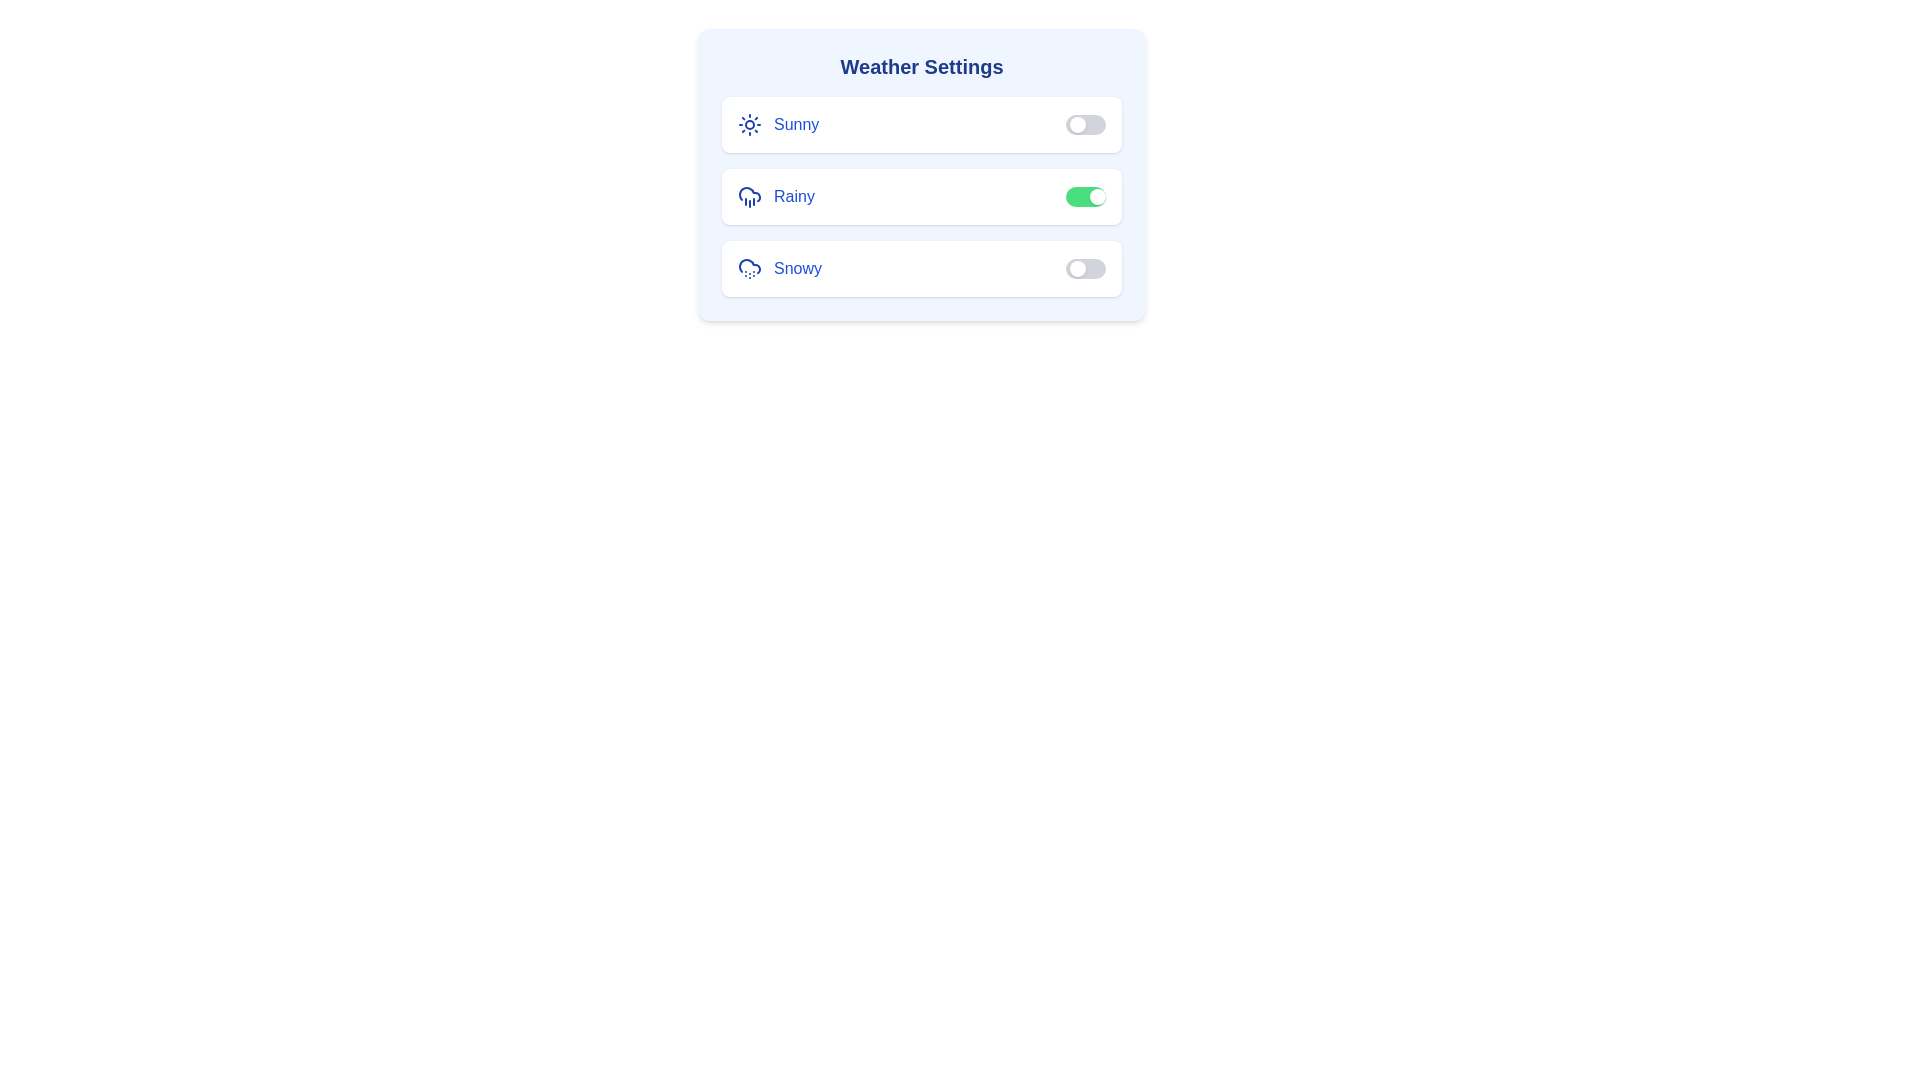 The width and height of the screenshot is (1920, 1080). Describe the element at coordinates (793, 196) in the screenshot. I see `the Text label indicating the weather condition, which represents 'Rainy', located to the right of a rainy cloud icon and to the left of a green toggle switch` at that location.